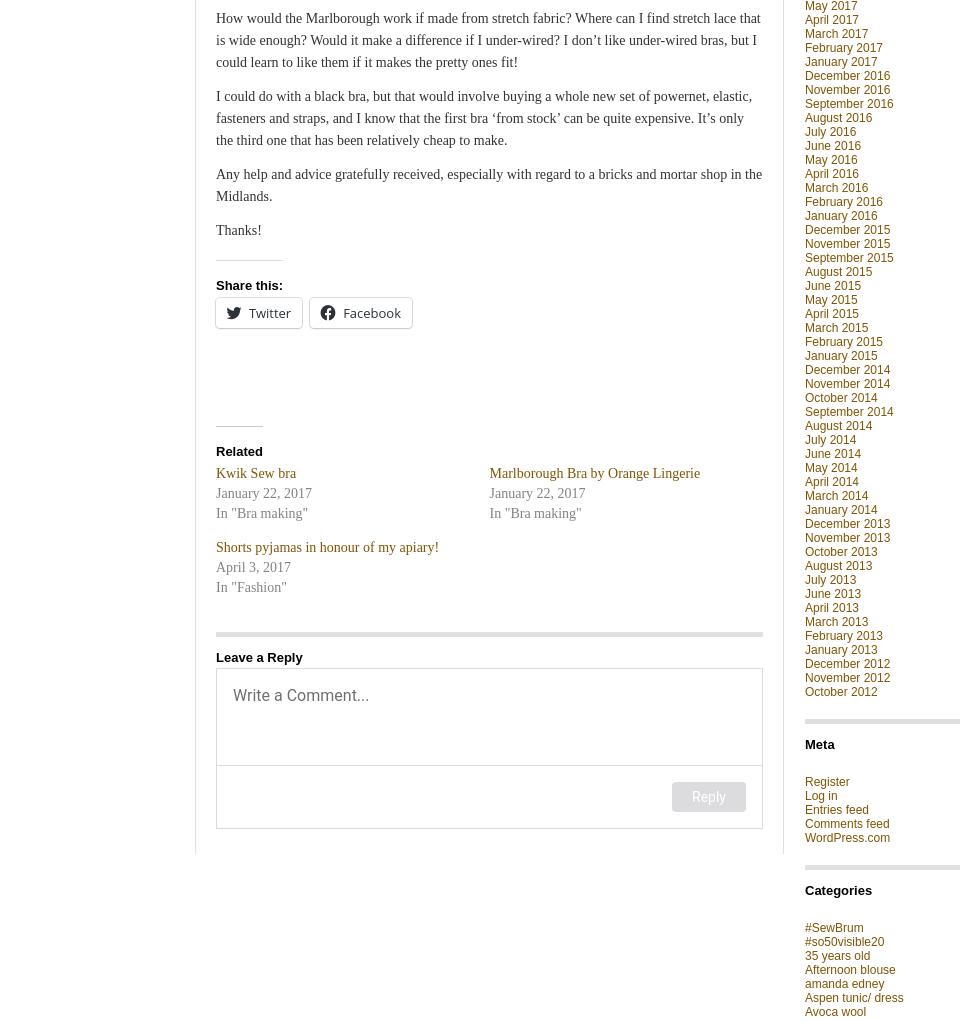  I want to click on 'February 2013', so click(843, 633).